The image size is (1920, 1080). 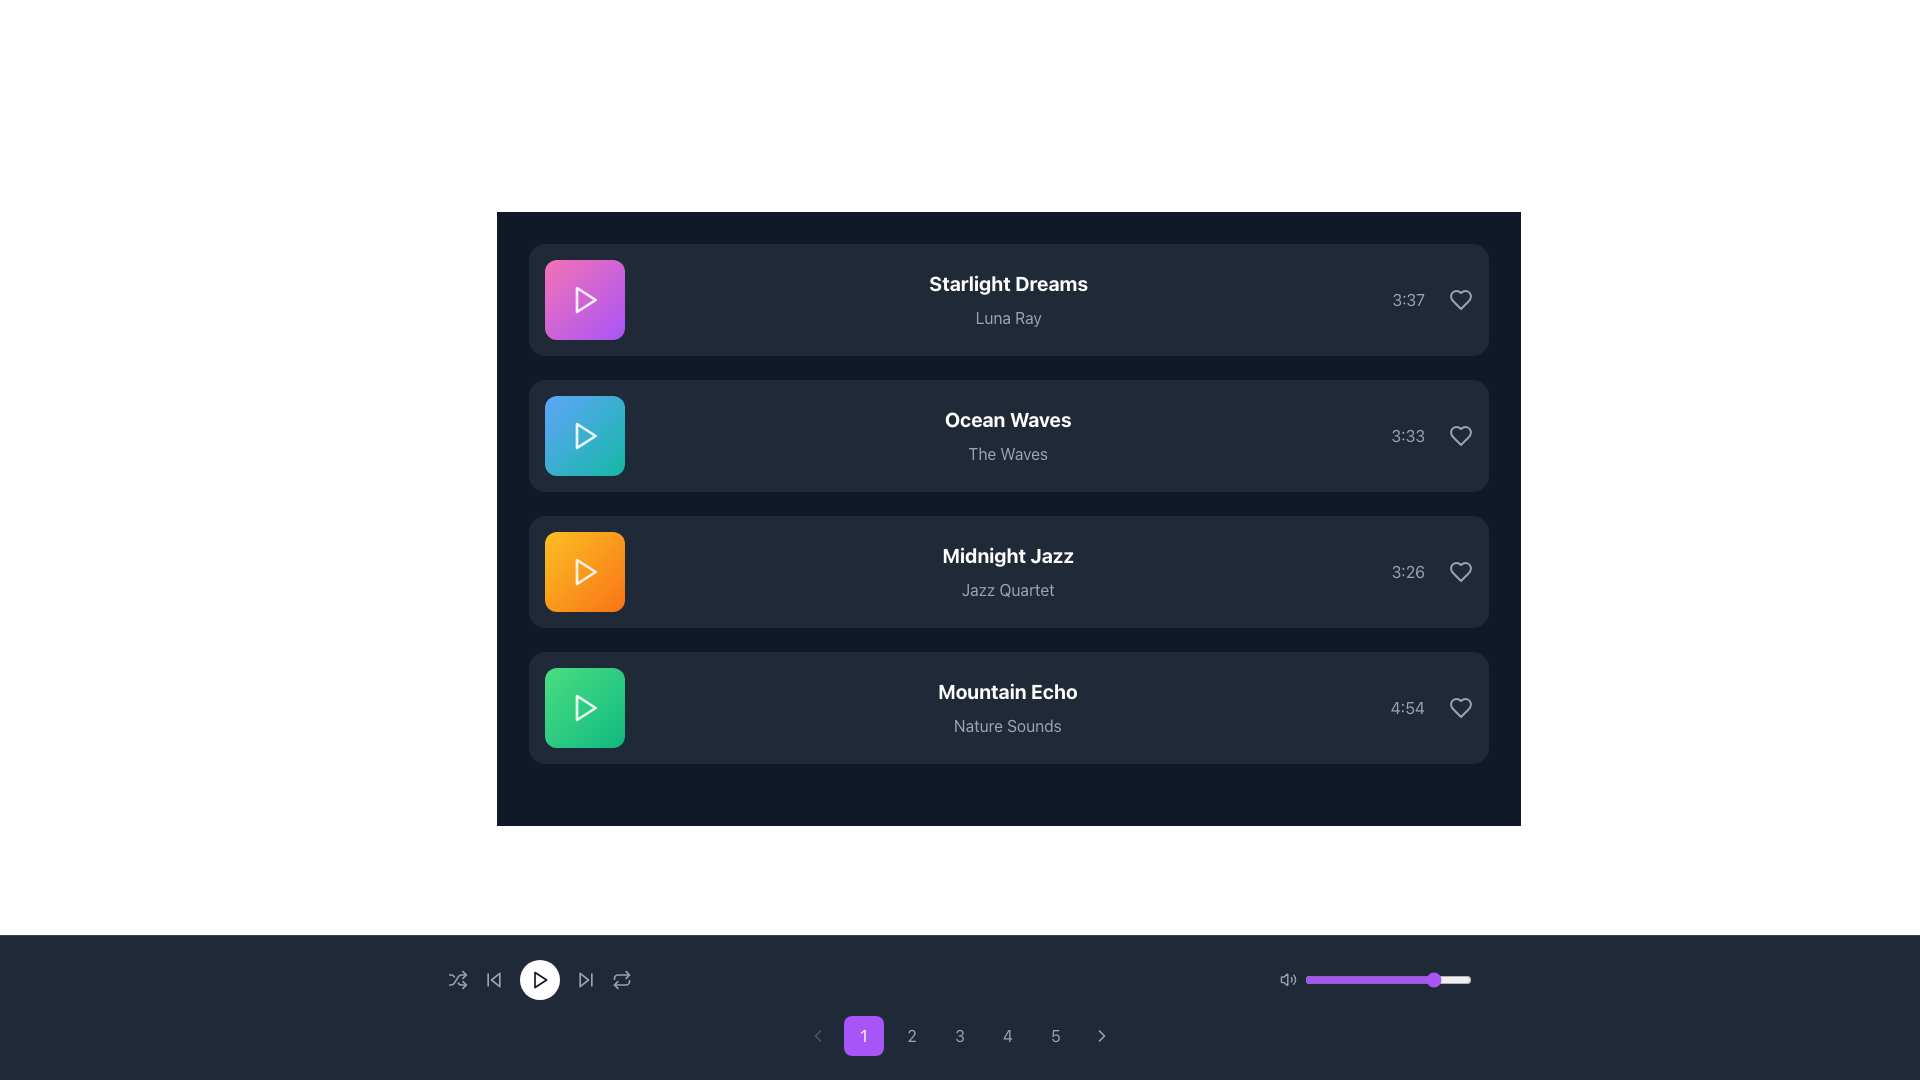 I want to click on the heart icon button located at the far-right end of the song row for 'Ocean Waves' by 'The Waves', so click(x=1460, y=434).